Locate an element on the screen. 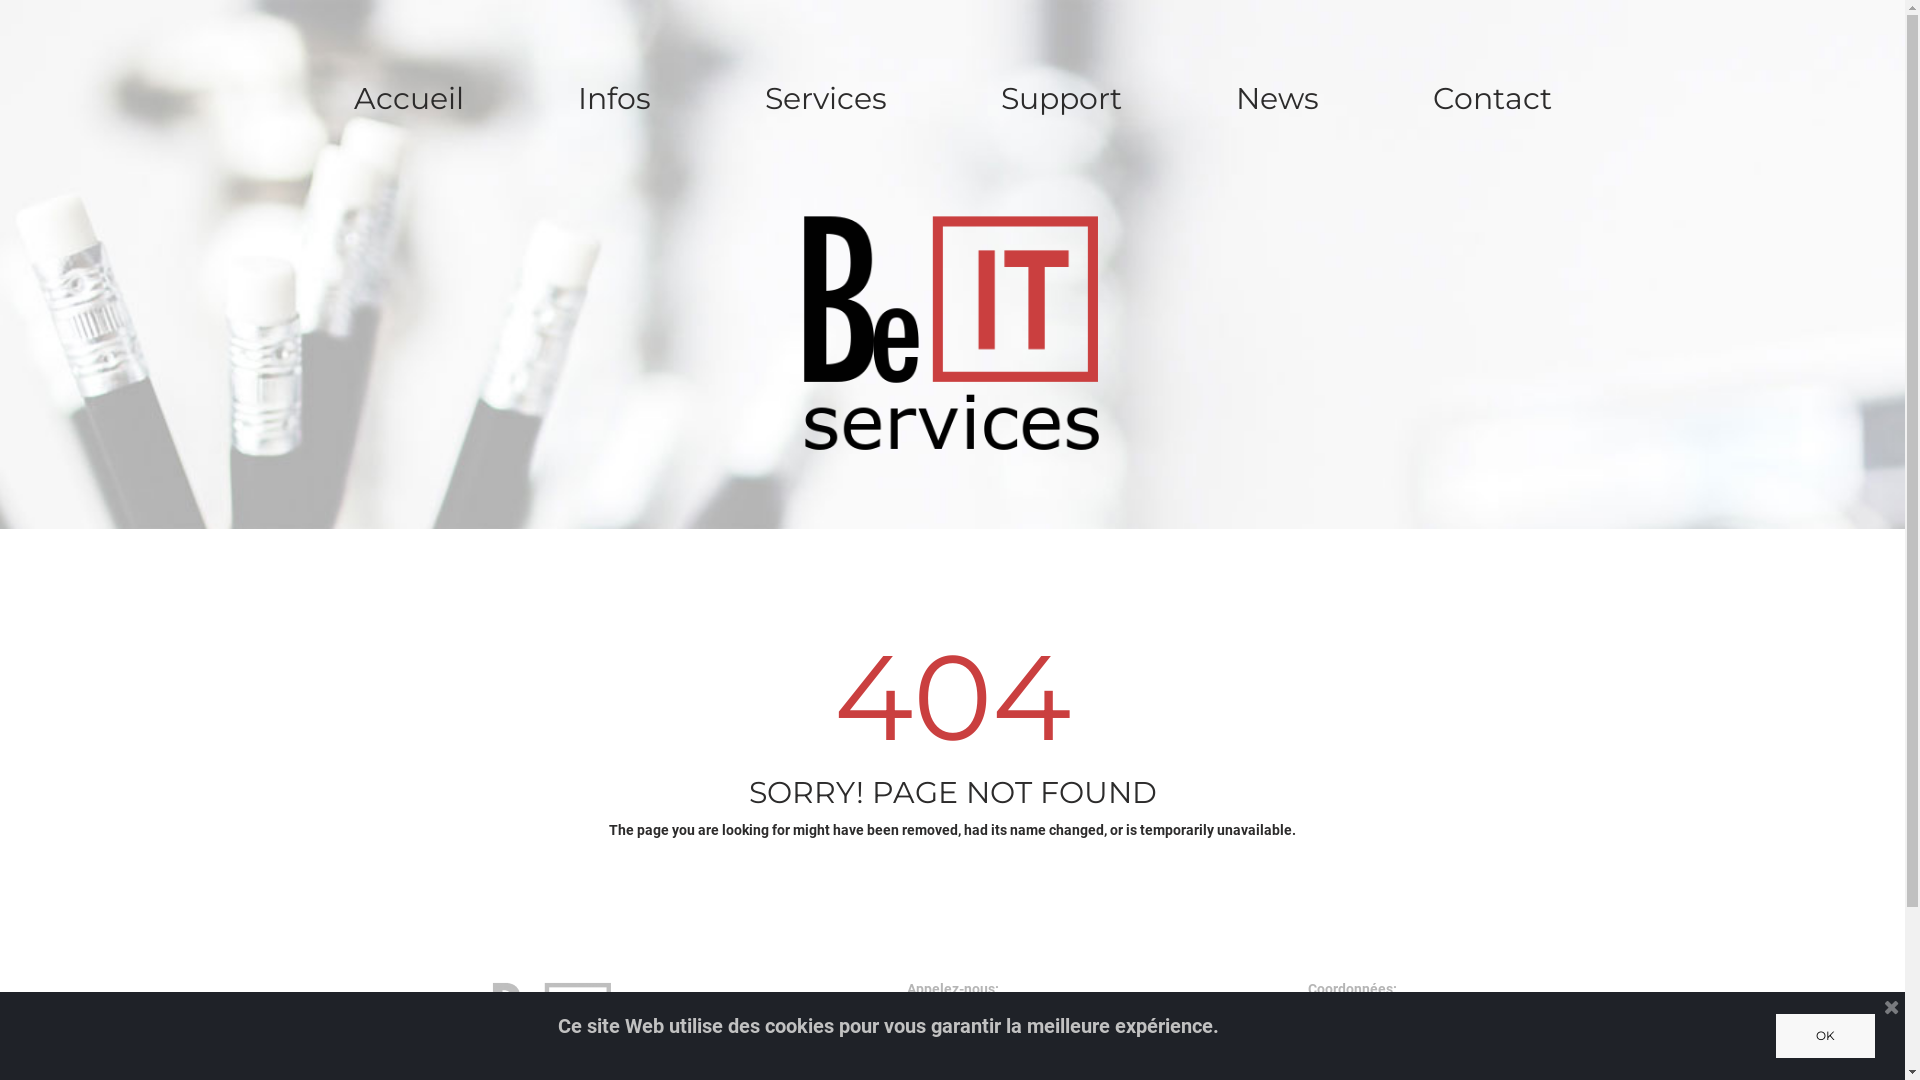 The image size is (1920, 1080). 'Contact' is located at coordinates (1492, 99).